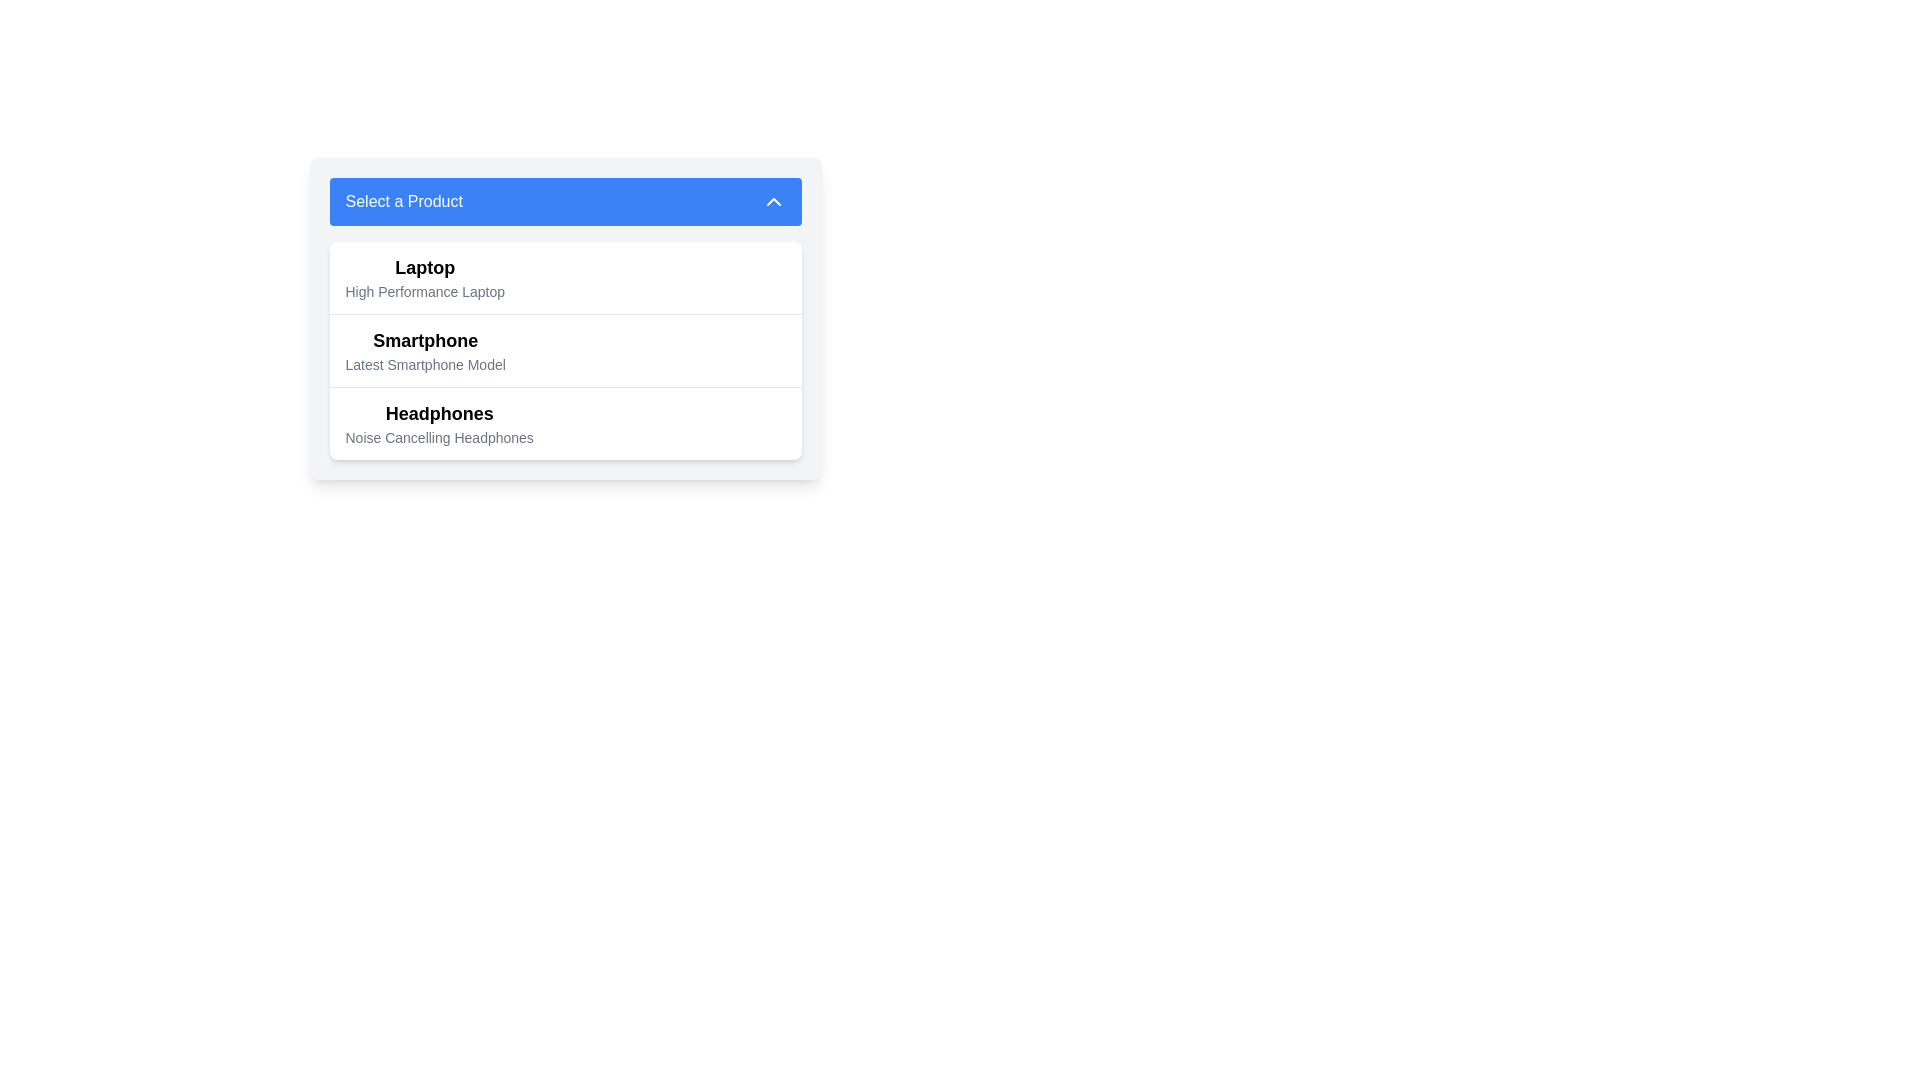  What do you see at coordinates (564, 277) in the screenshot?
I see `the selectable item labeled 'Laptop' in the dropdown list` at bounding box center [564, 277].